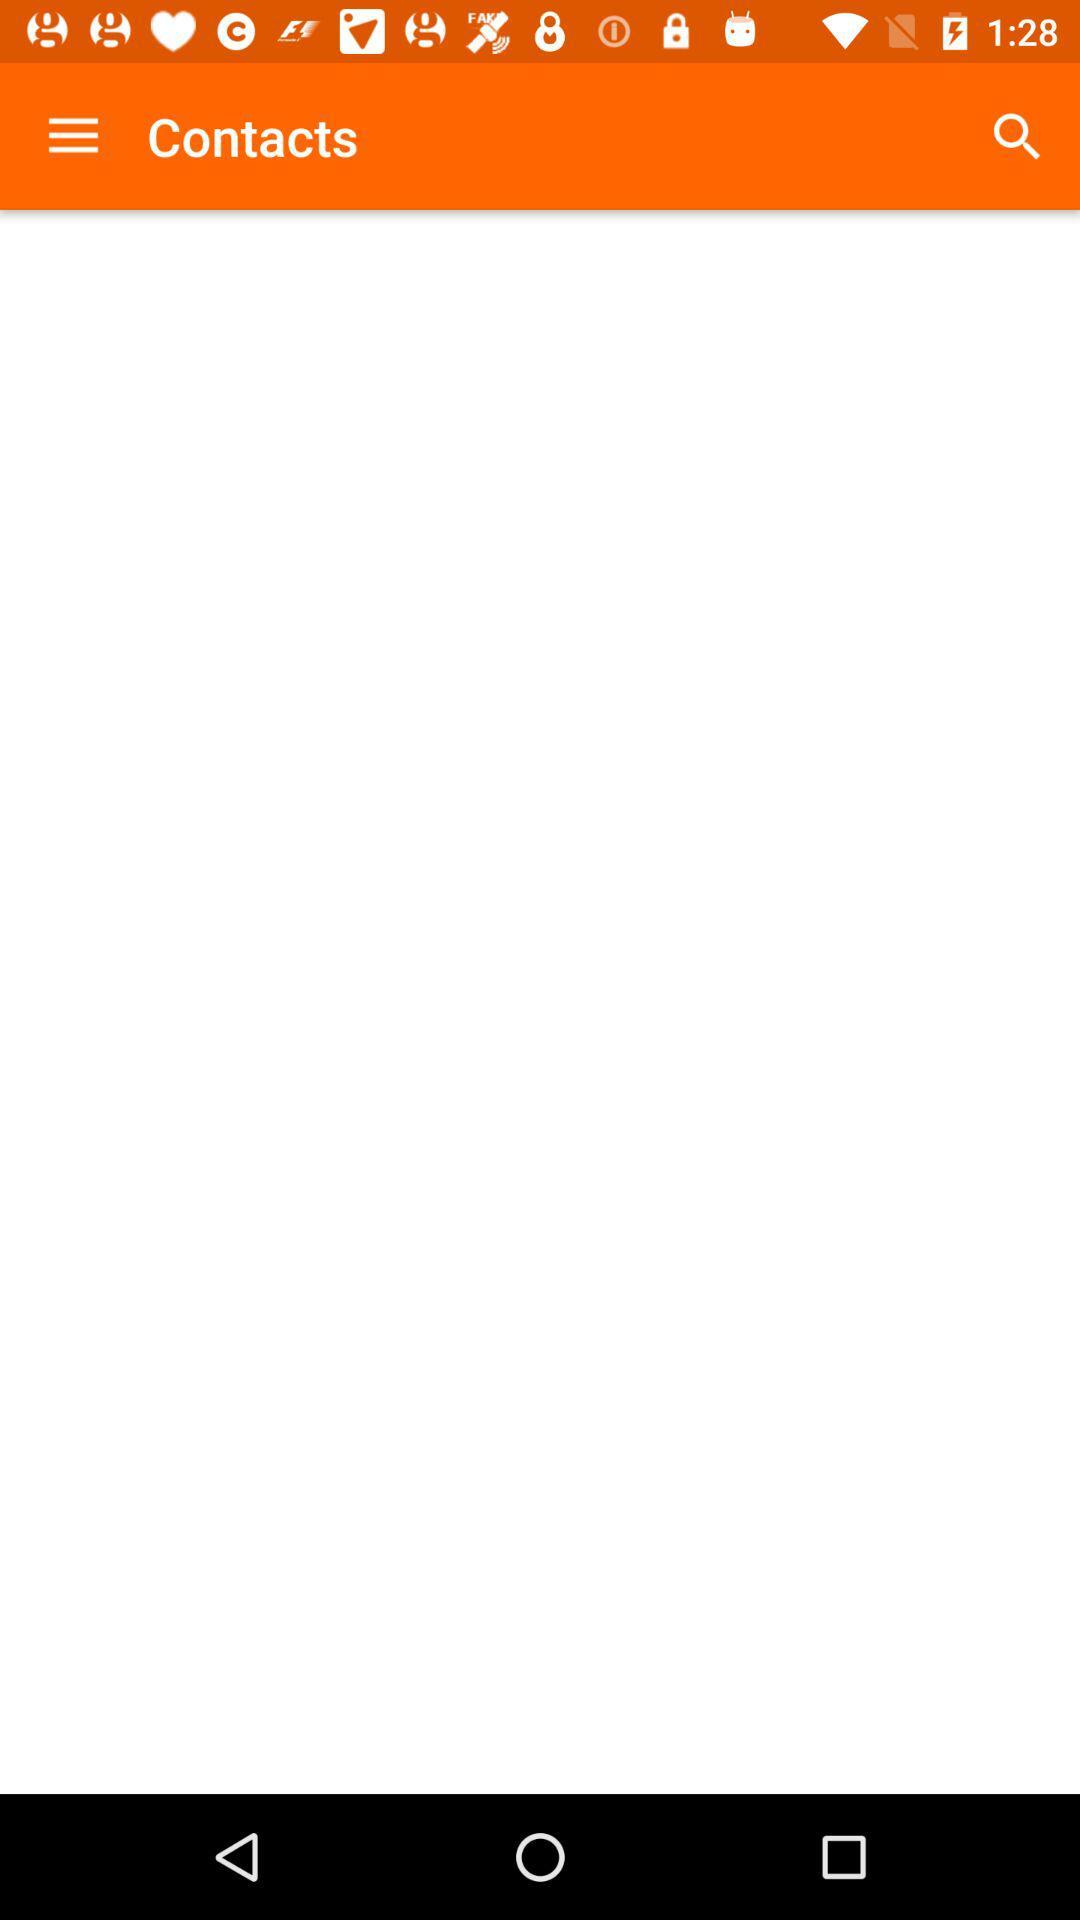  Describe the element at coordinates (1017, 135) in the screenshot. I see `the item next to the contacts icon` at that location.